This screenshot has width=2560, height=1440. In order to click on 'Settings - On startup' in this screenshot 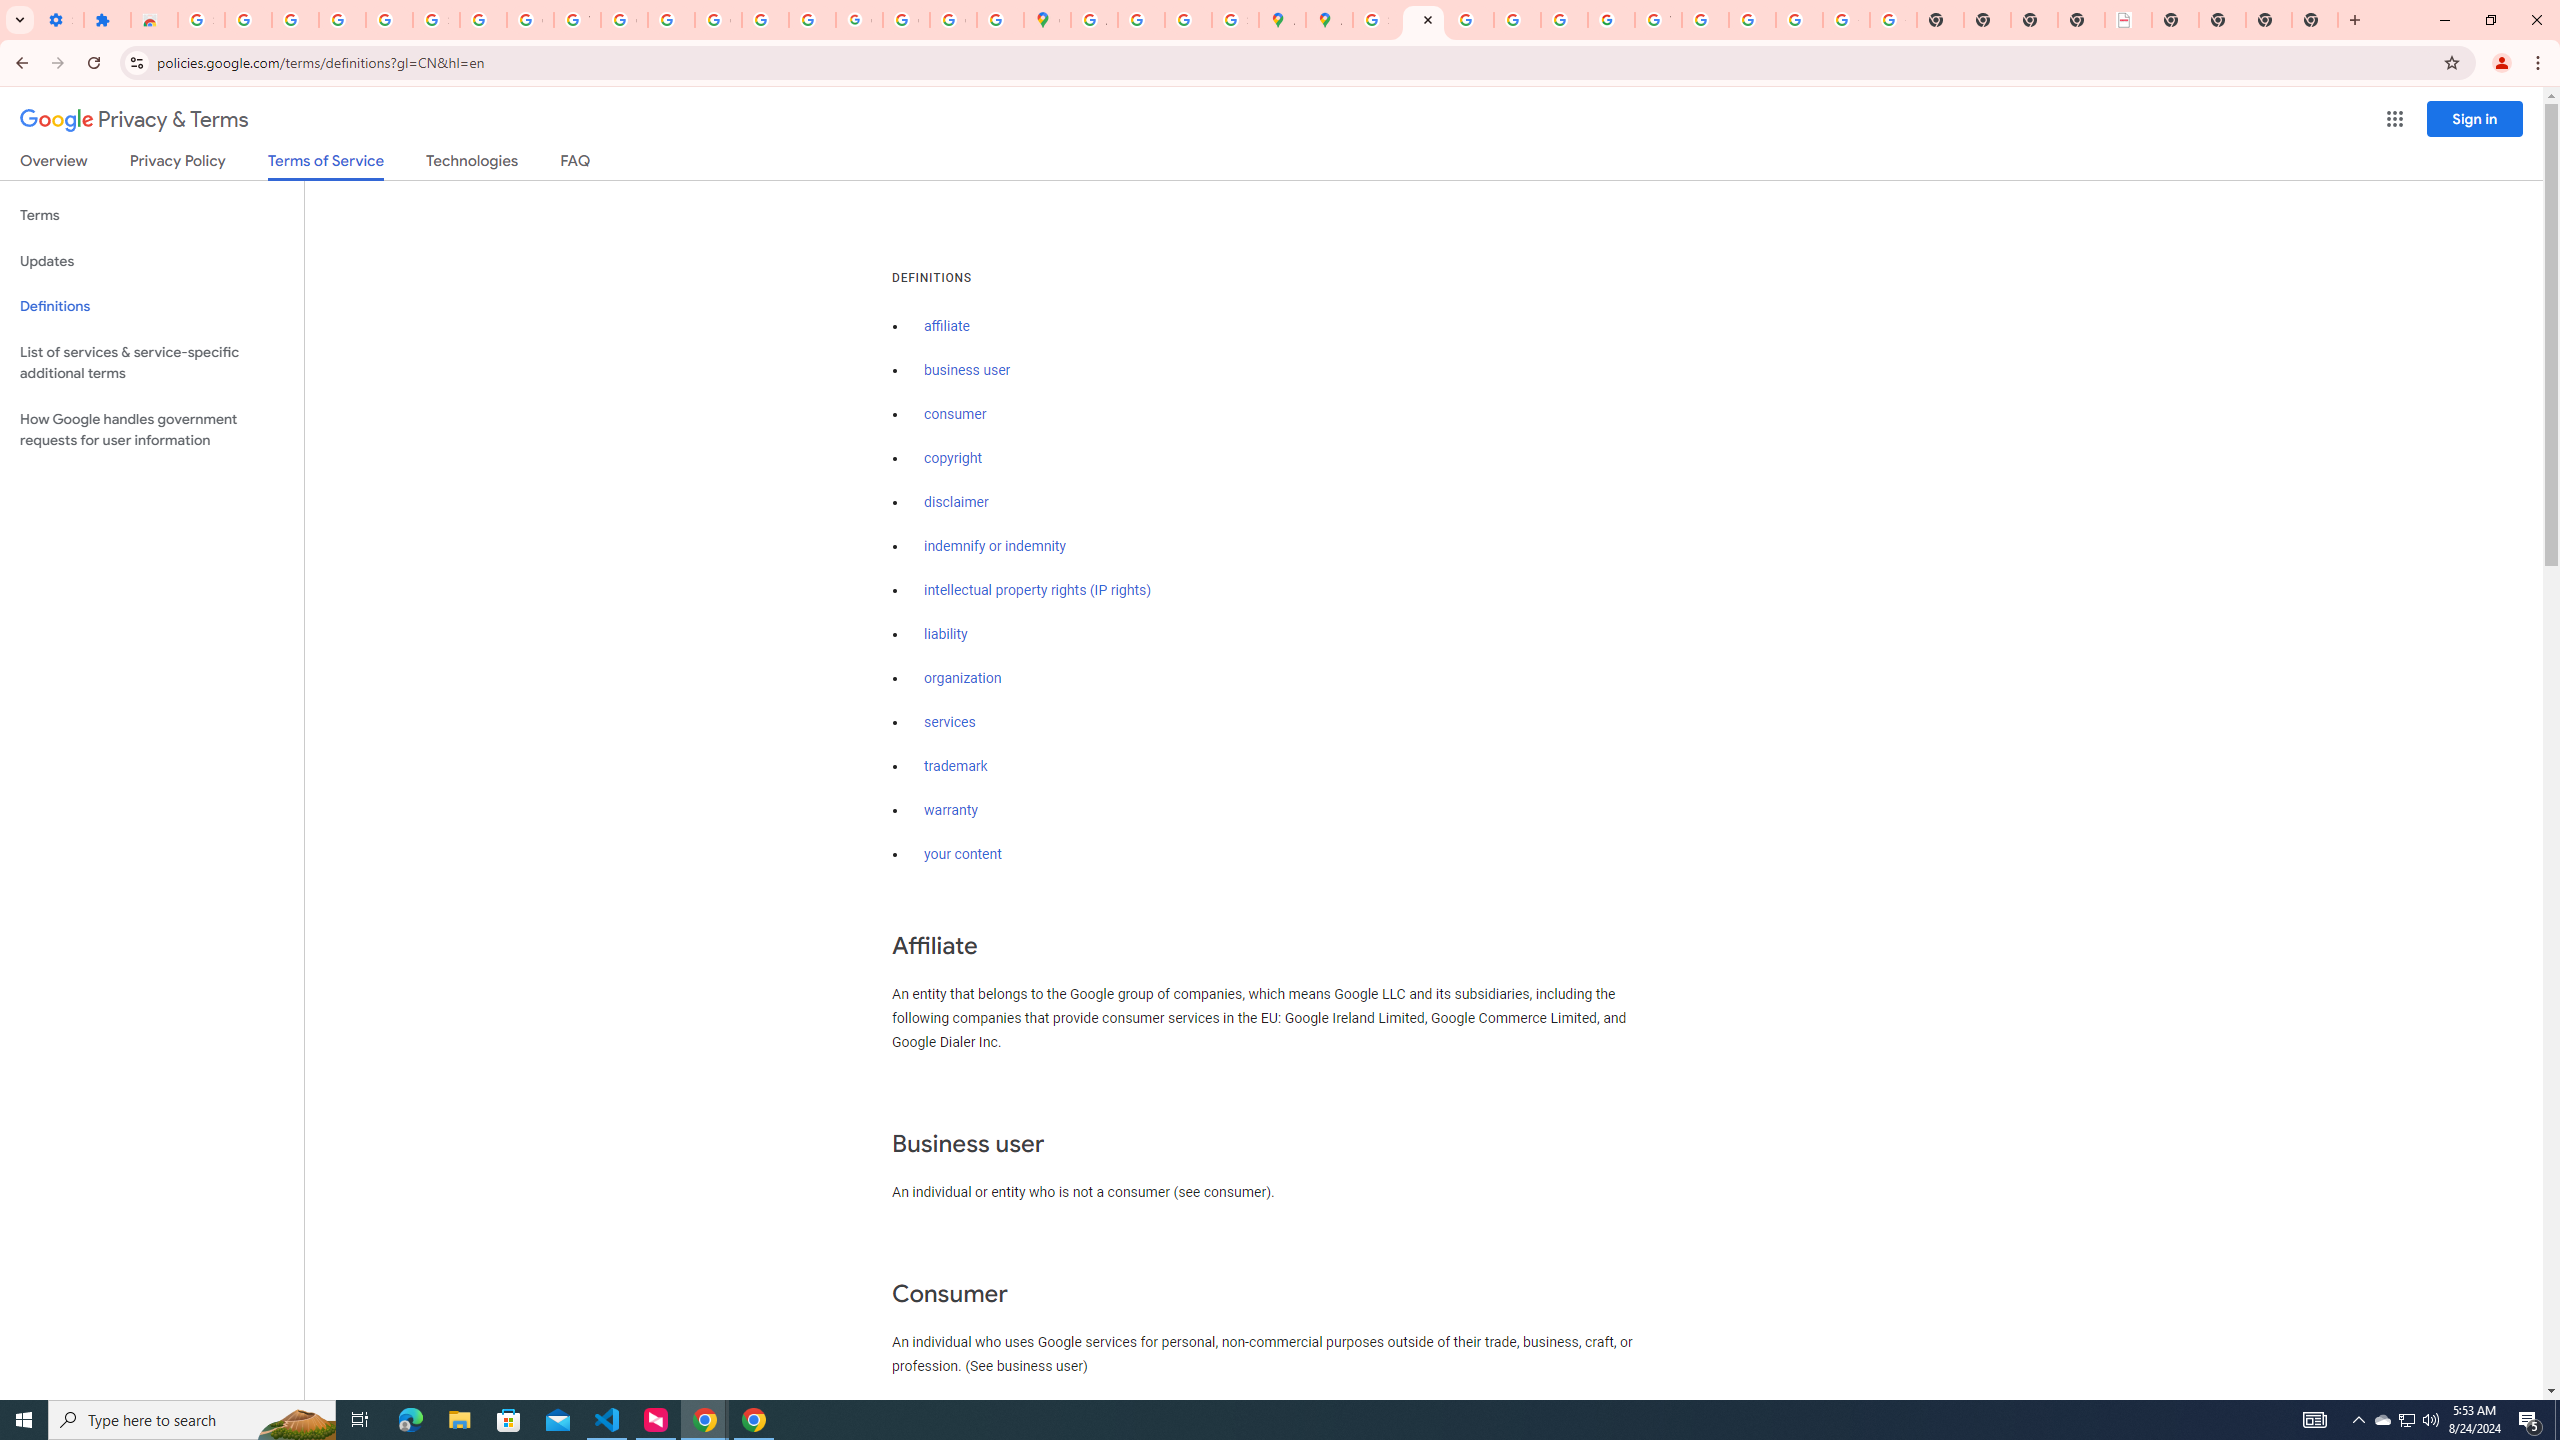, I will do `click(60, 19)`.